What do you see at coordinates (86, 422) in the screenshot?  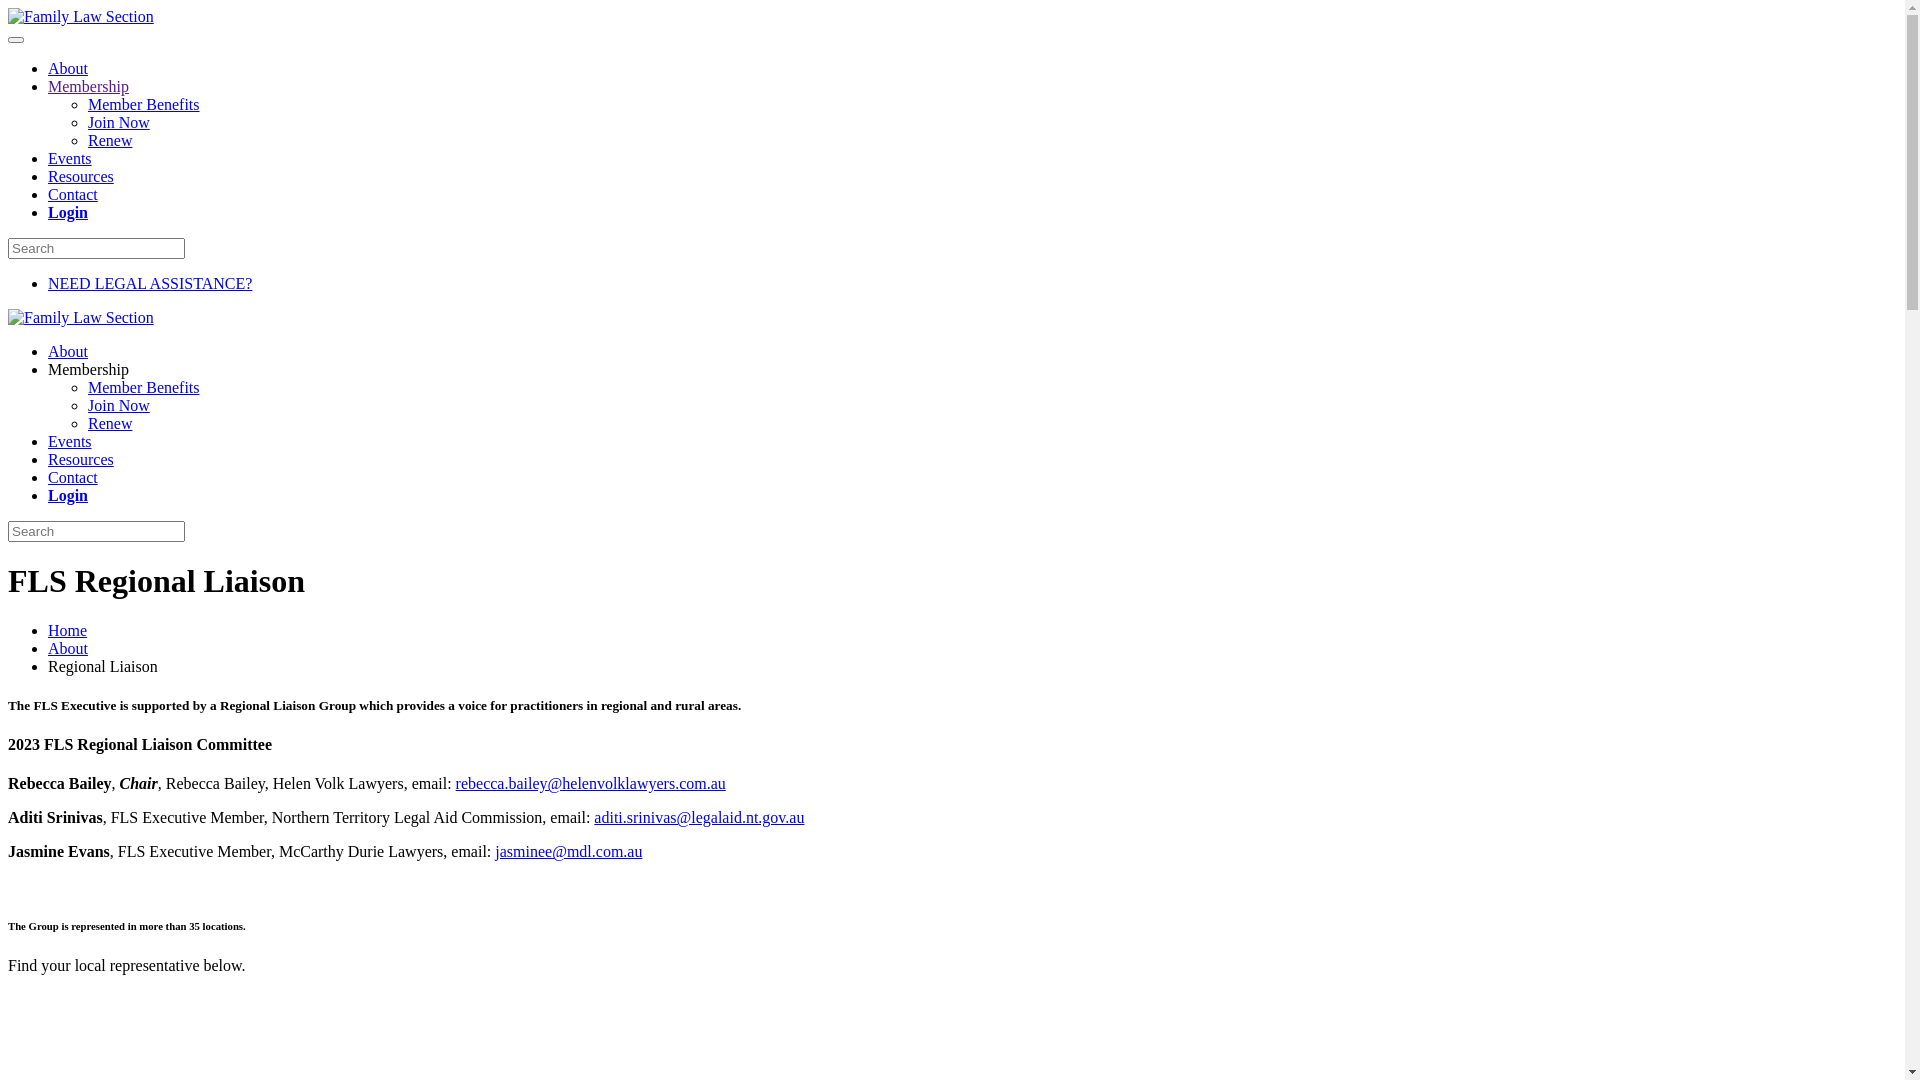 I see `'Renew'` at bounding box center [86, 422].